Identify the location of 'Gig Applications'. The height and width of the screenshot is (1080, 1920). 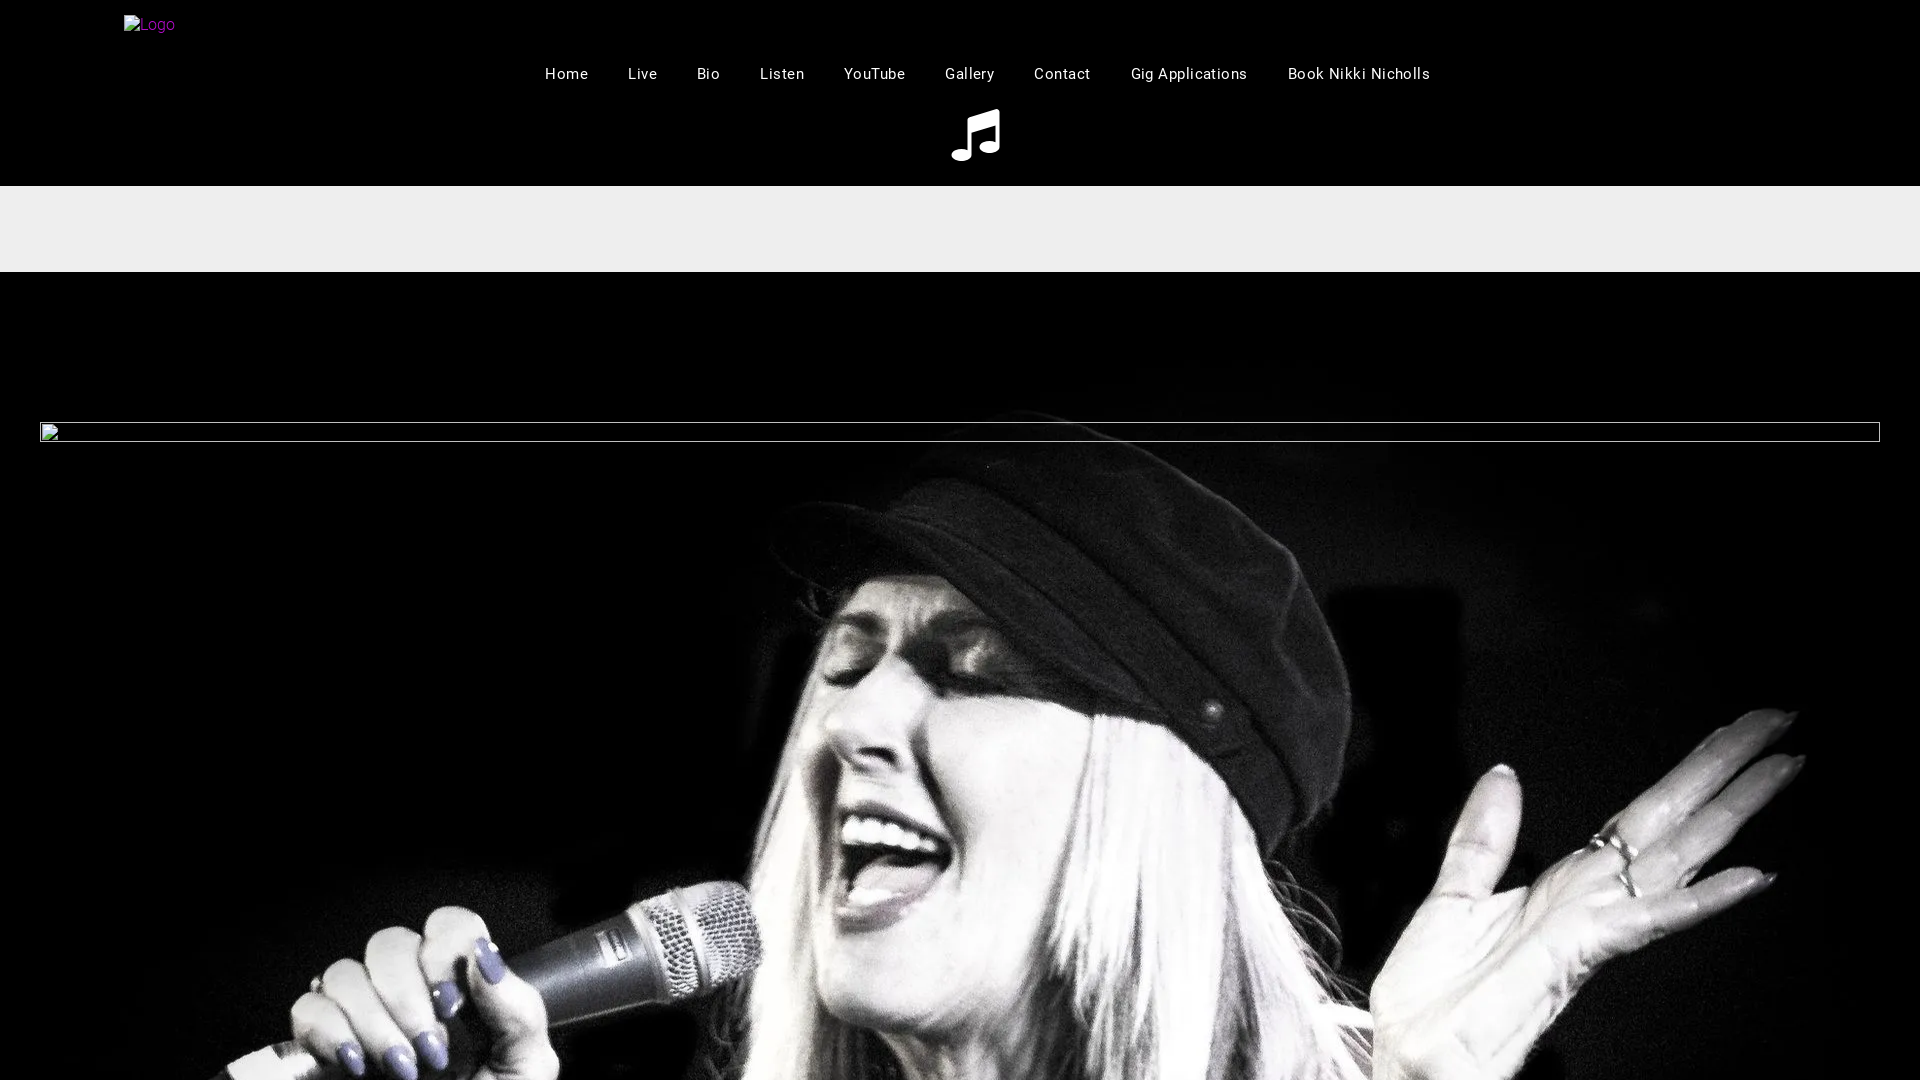
(1188, 72).